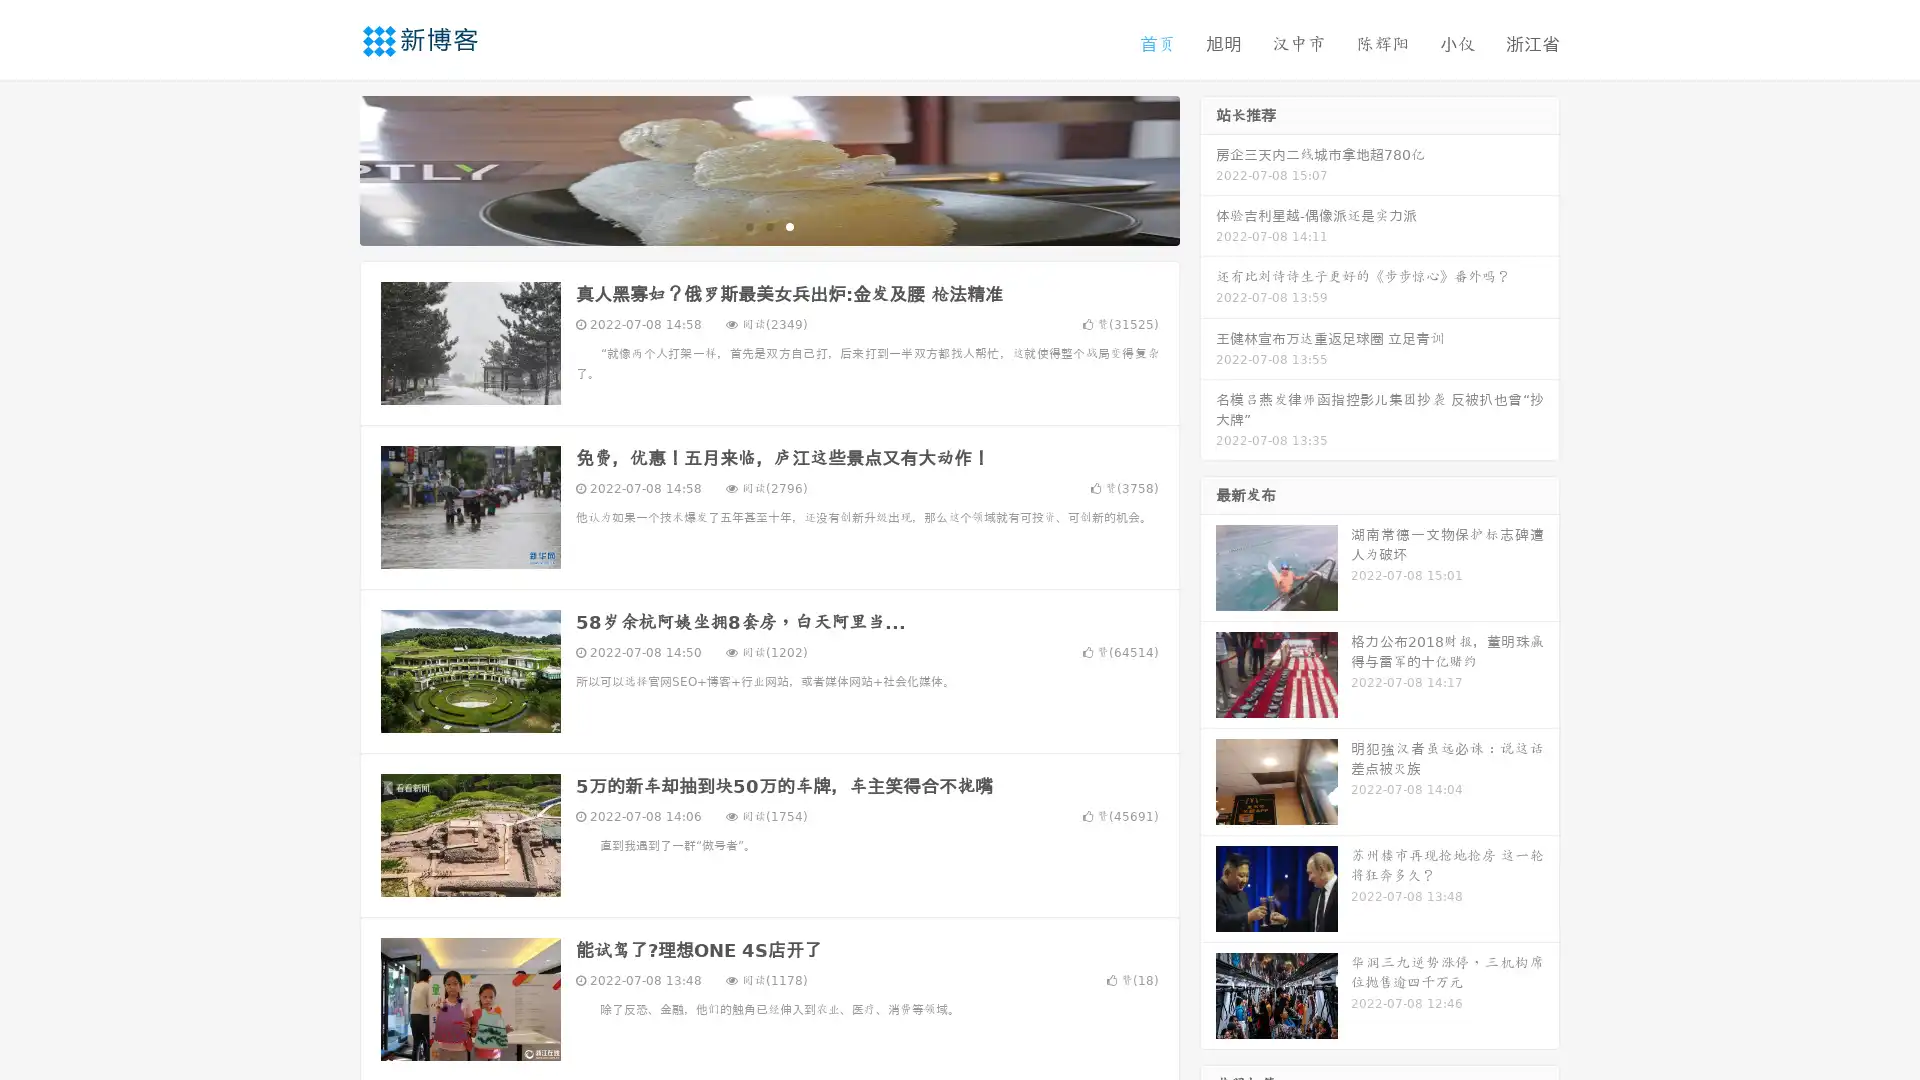 The image size is (1920, 1080). What do you see at coordinates (1208, 168) in the screenshot?
I see `Next slide` at bounding box center [1208, 168].